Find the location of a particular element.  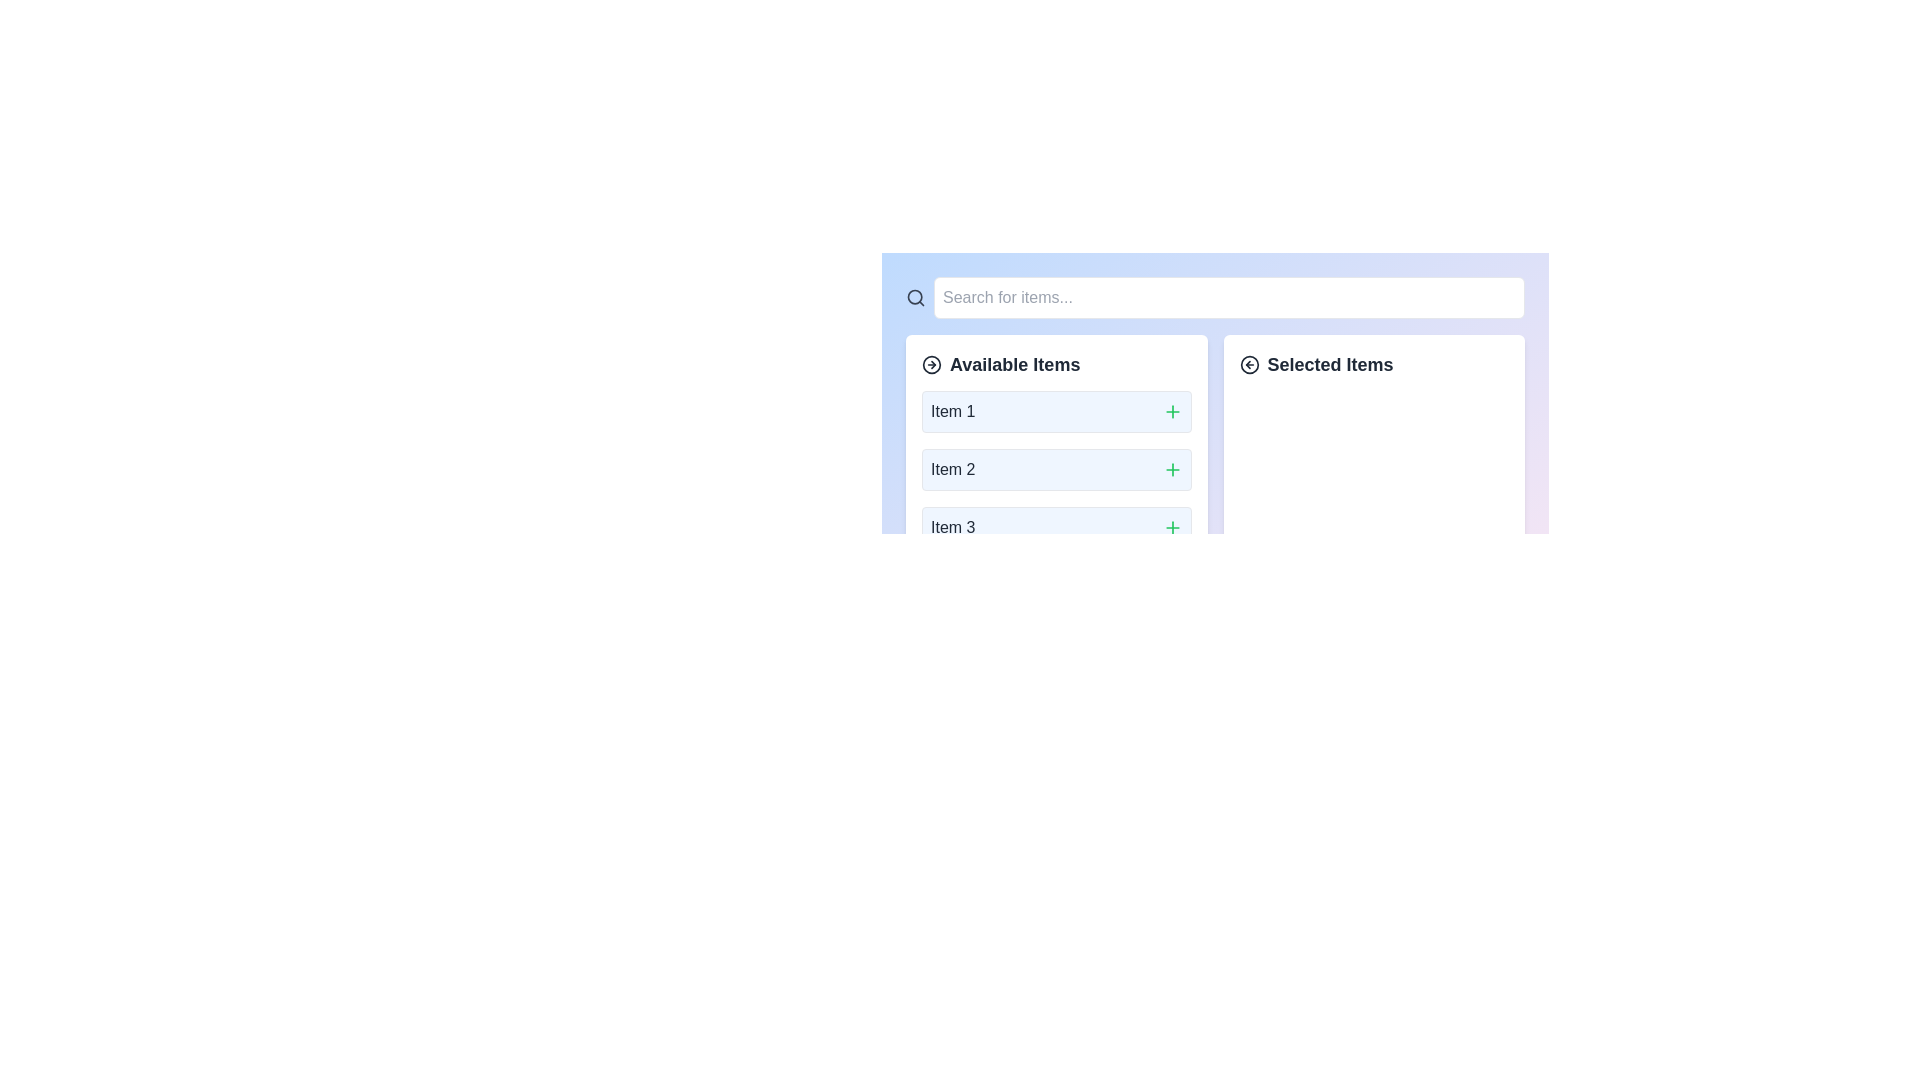

label 'Item 1' which is displayed in a standard sans-serif font style within a light blue background box with a blue border, located in the left column titled 'Available Items' is located at coordinates (952, 411).